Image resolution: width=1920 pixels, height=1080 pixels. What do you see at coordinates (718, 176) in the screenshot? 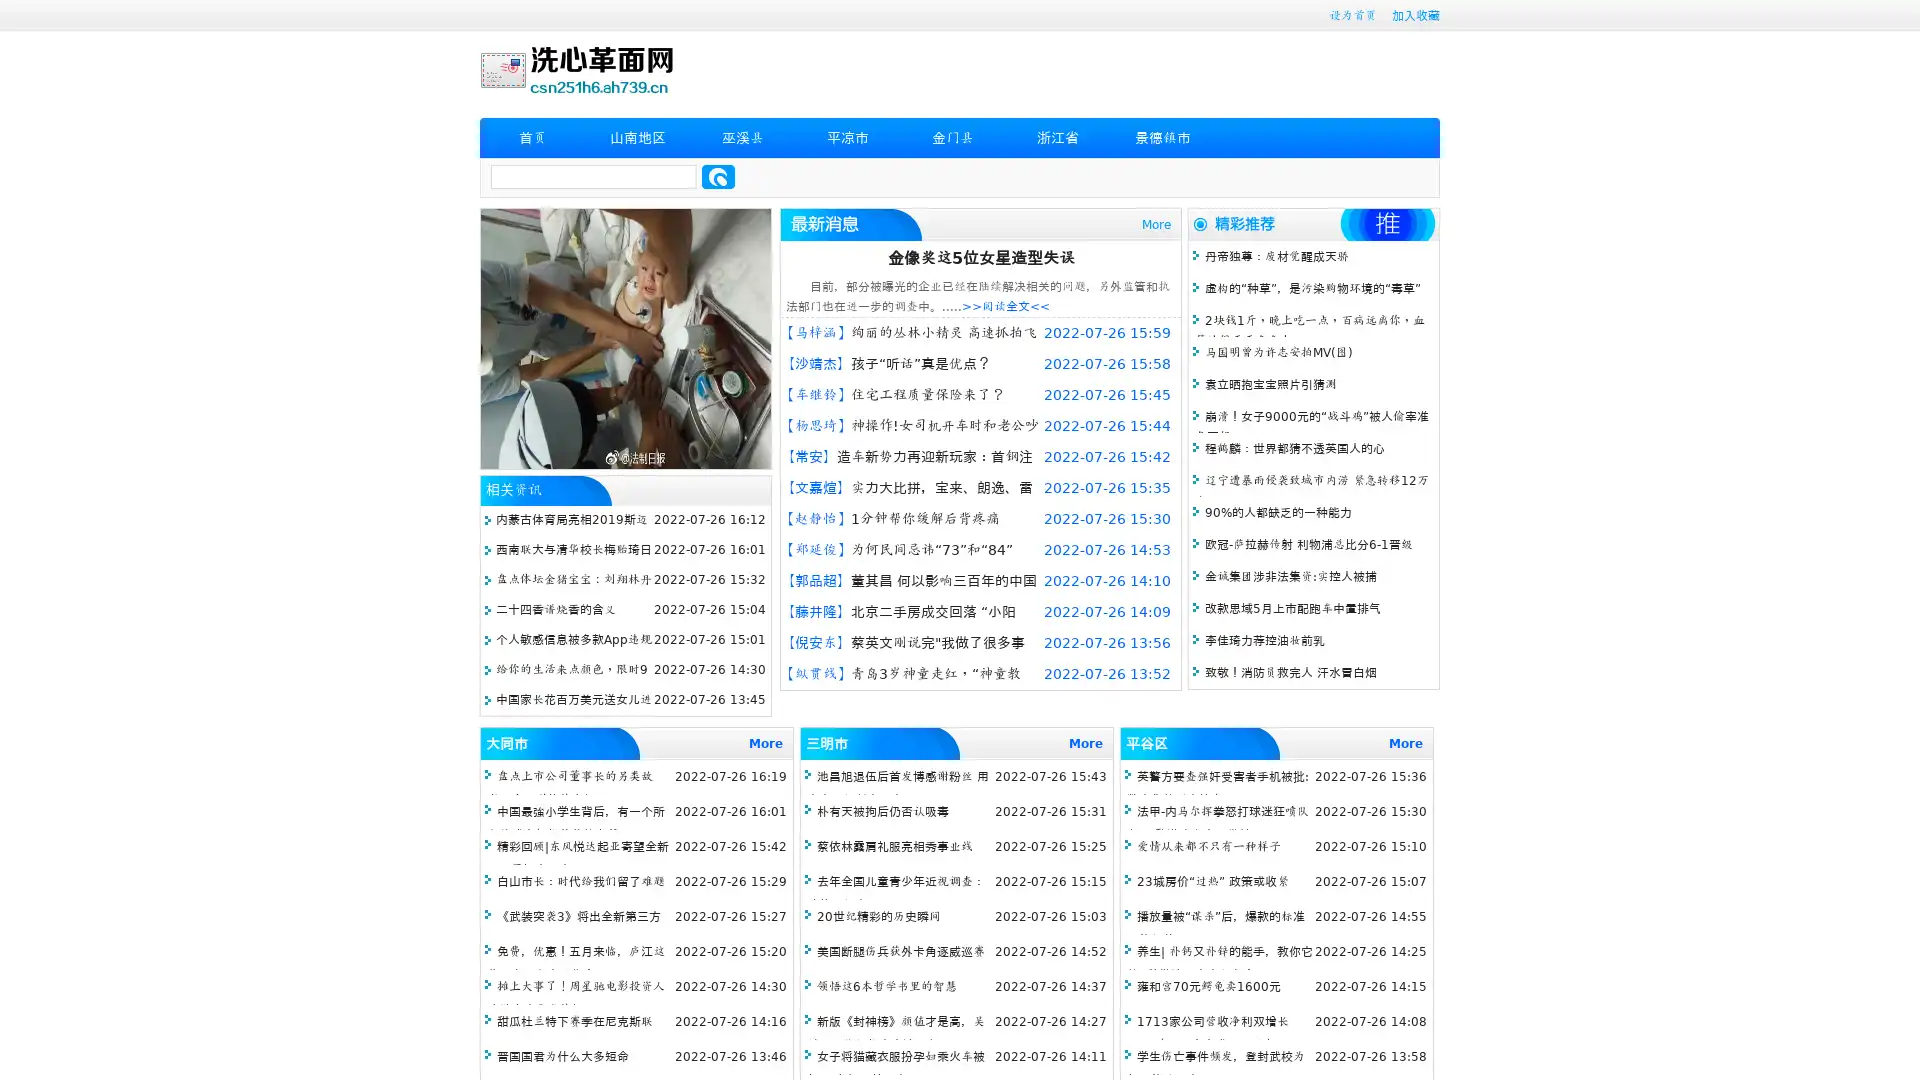
I see `Search` at bounding box center [718, 176].